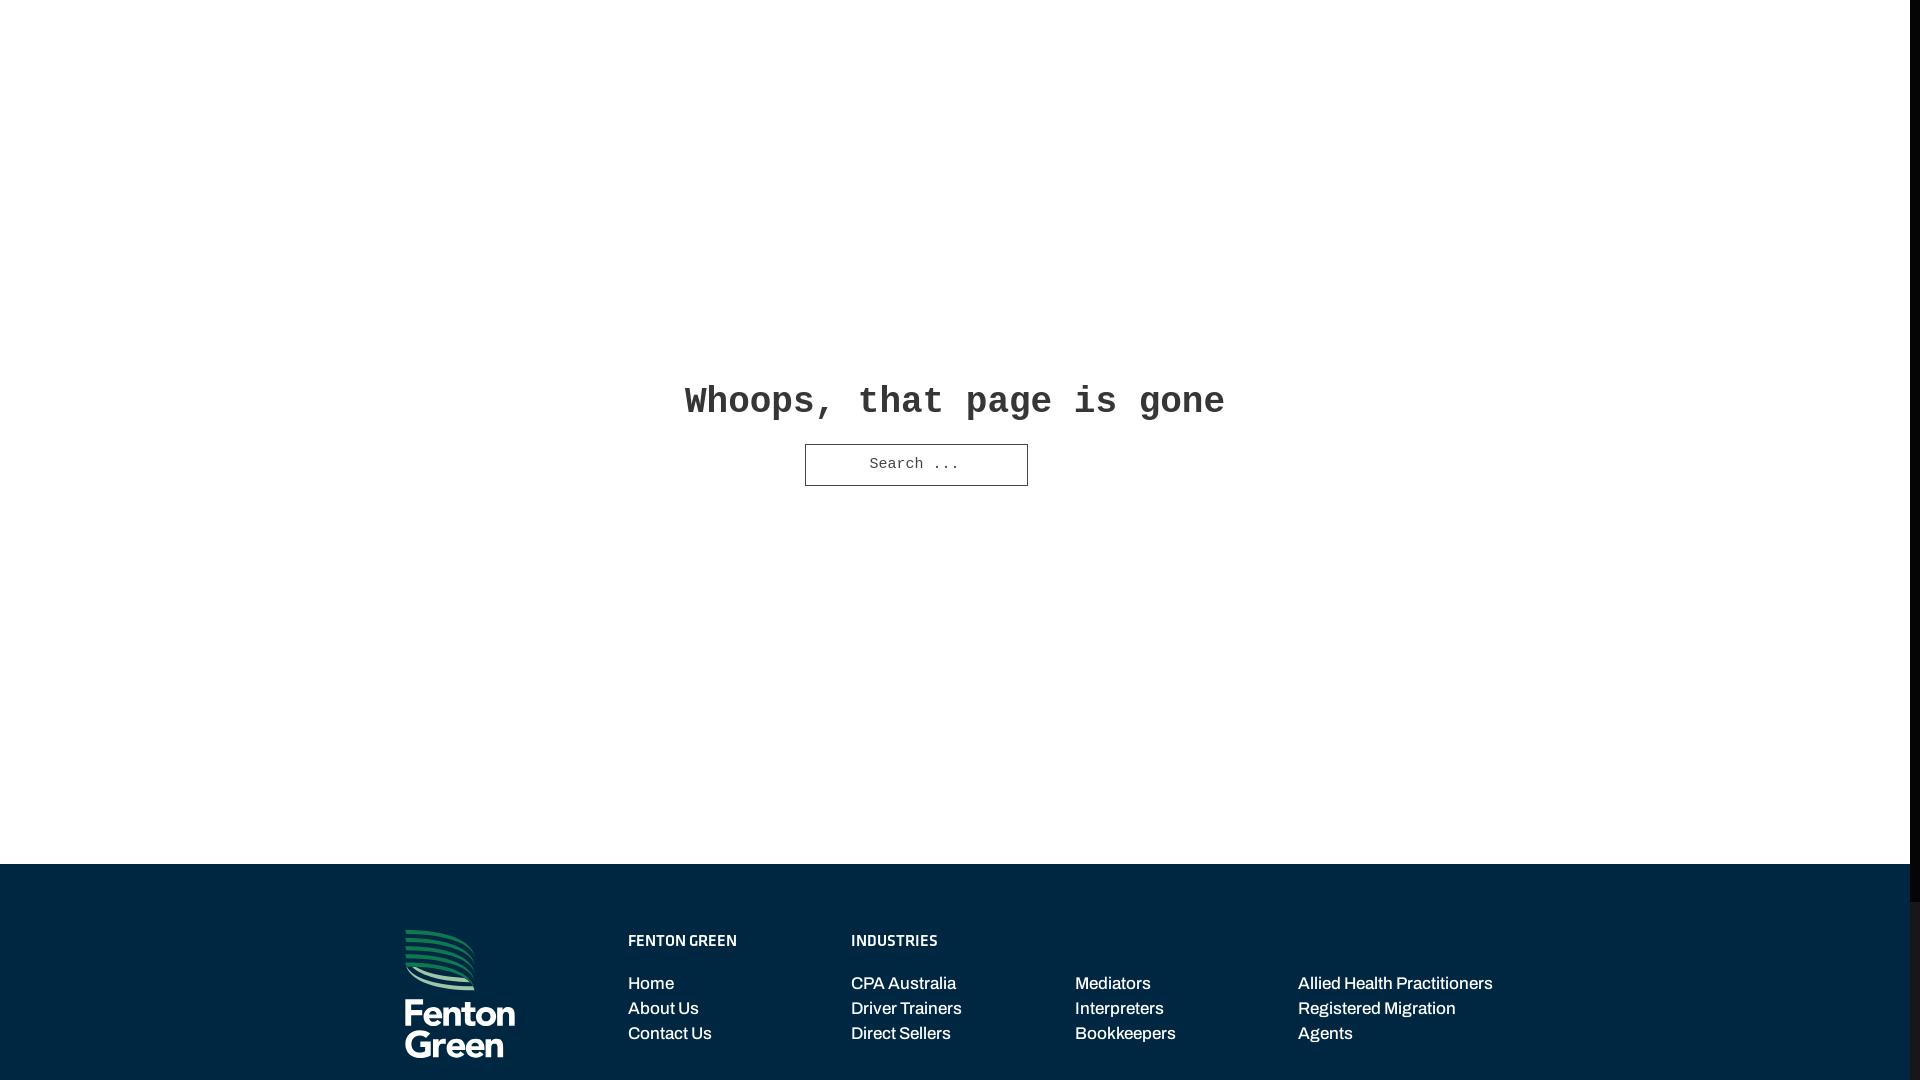 The width and height of the screenshot is (1920, 1080). What do you see at coordinates (1074, 1033) in the screenshot?
I see `'Bookkeepers'` at bounding box center [1074, 1033].